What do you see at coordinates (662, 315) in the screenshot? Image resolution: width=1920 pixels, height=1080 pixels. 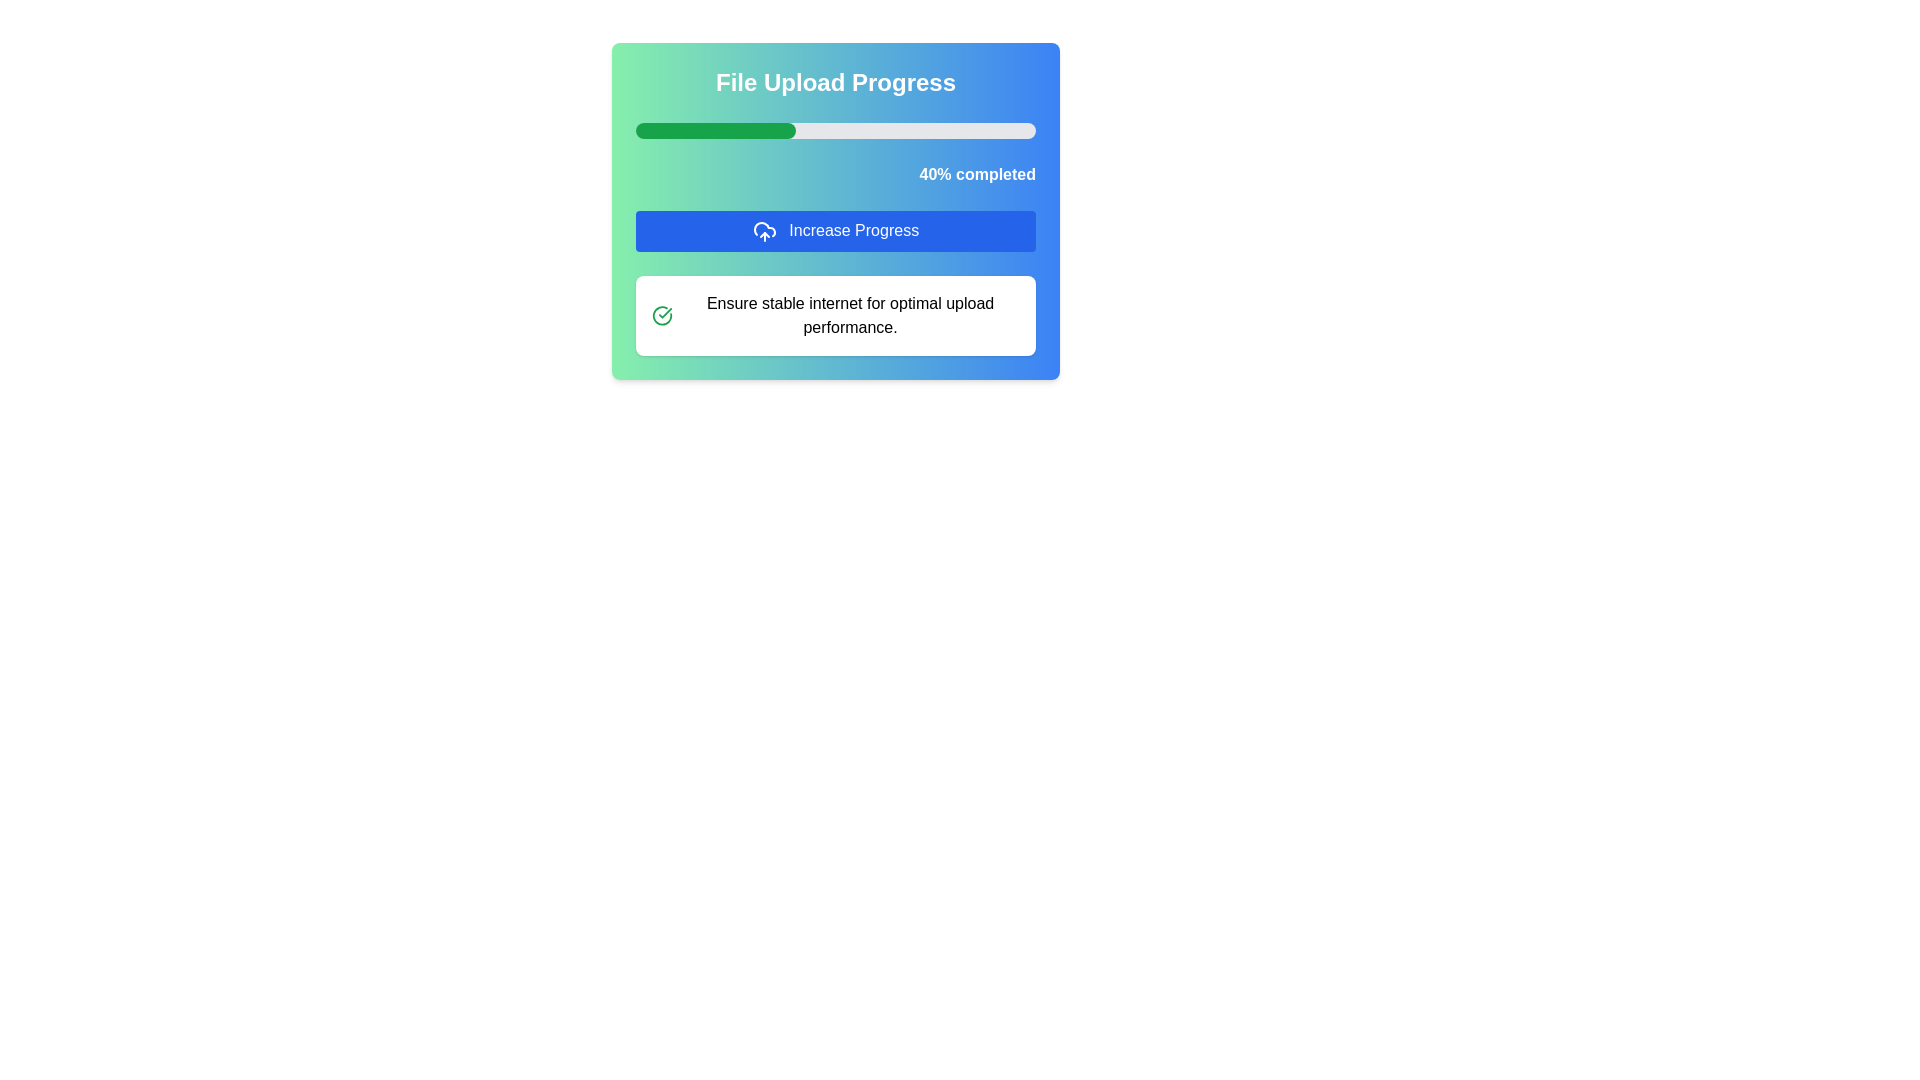 I see `the green circular icon with a checkmark indicating success, located to the left of the informational text about internet stability` at bounding box center [662, 315].